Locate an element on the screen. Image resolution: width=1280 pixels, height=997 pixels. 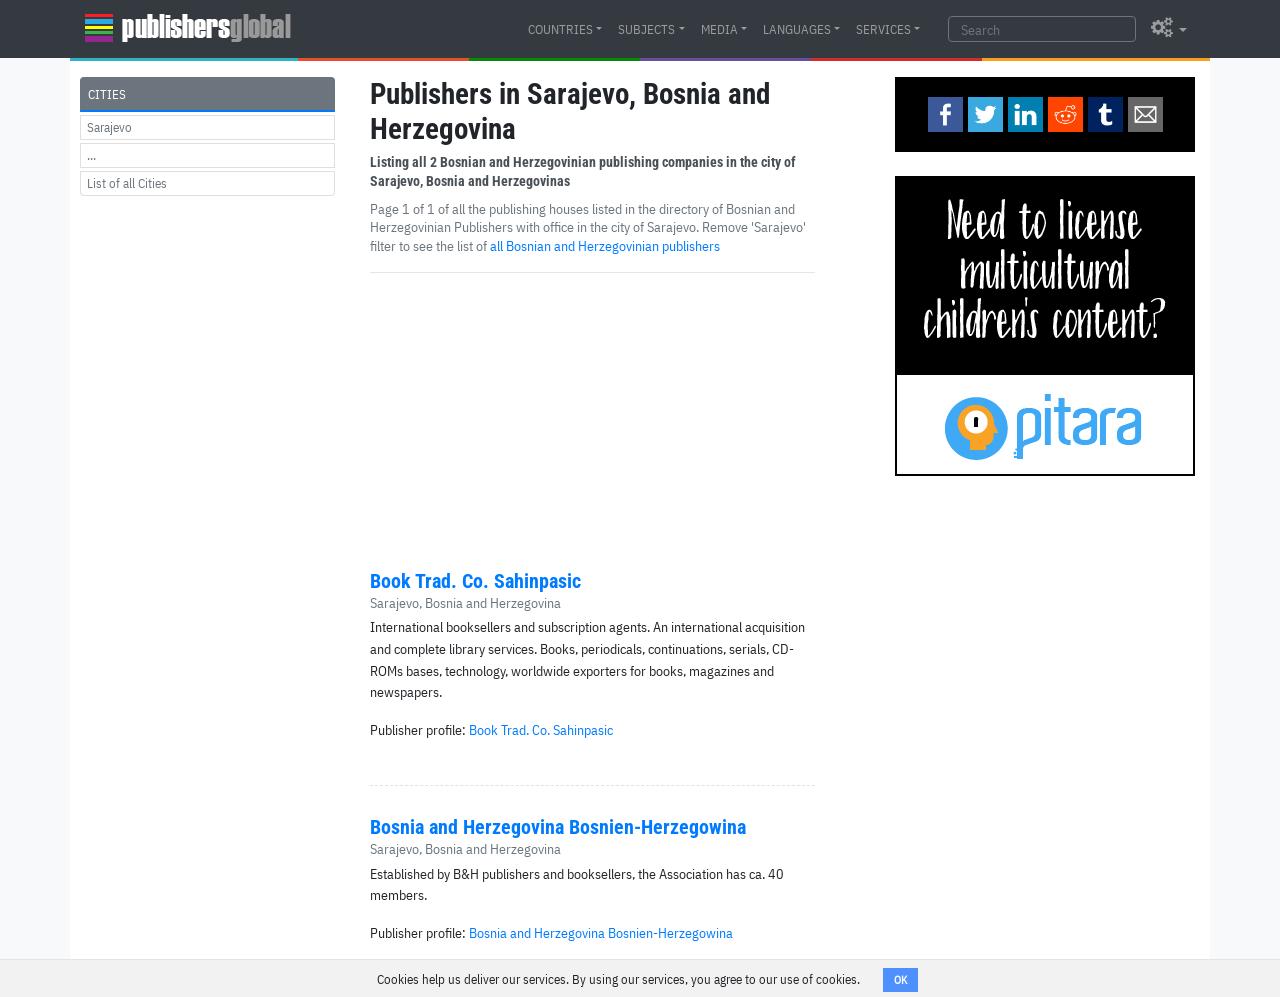
'MEDIA' is located at coordinates (700, 28).